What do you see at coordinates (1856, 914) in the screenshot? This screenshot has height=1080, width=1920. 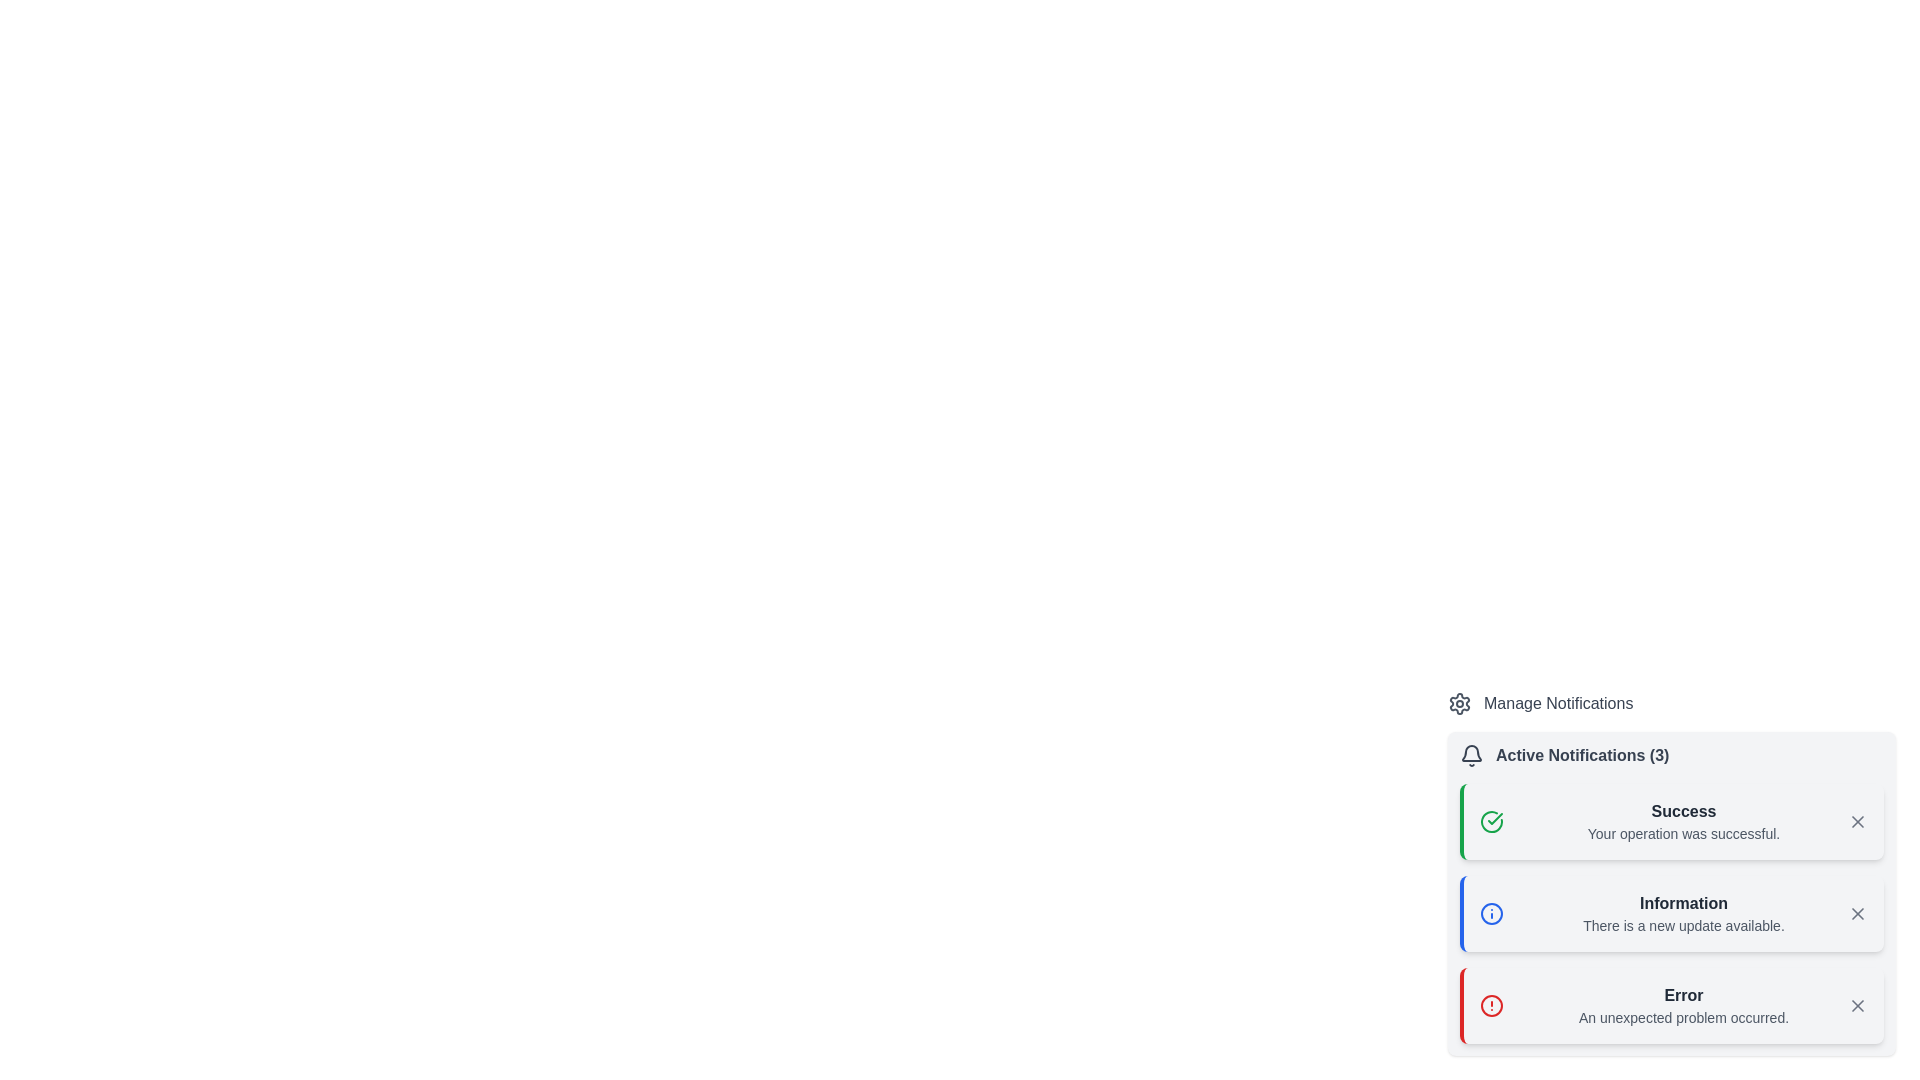 I see `the circular icon button with a cross symbol, located at the top-right corner of the notification stating 'Information: There is a new update available.'` at bounding box center [1856, 914].